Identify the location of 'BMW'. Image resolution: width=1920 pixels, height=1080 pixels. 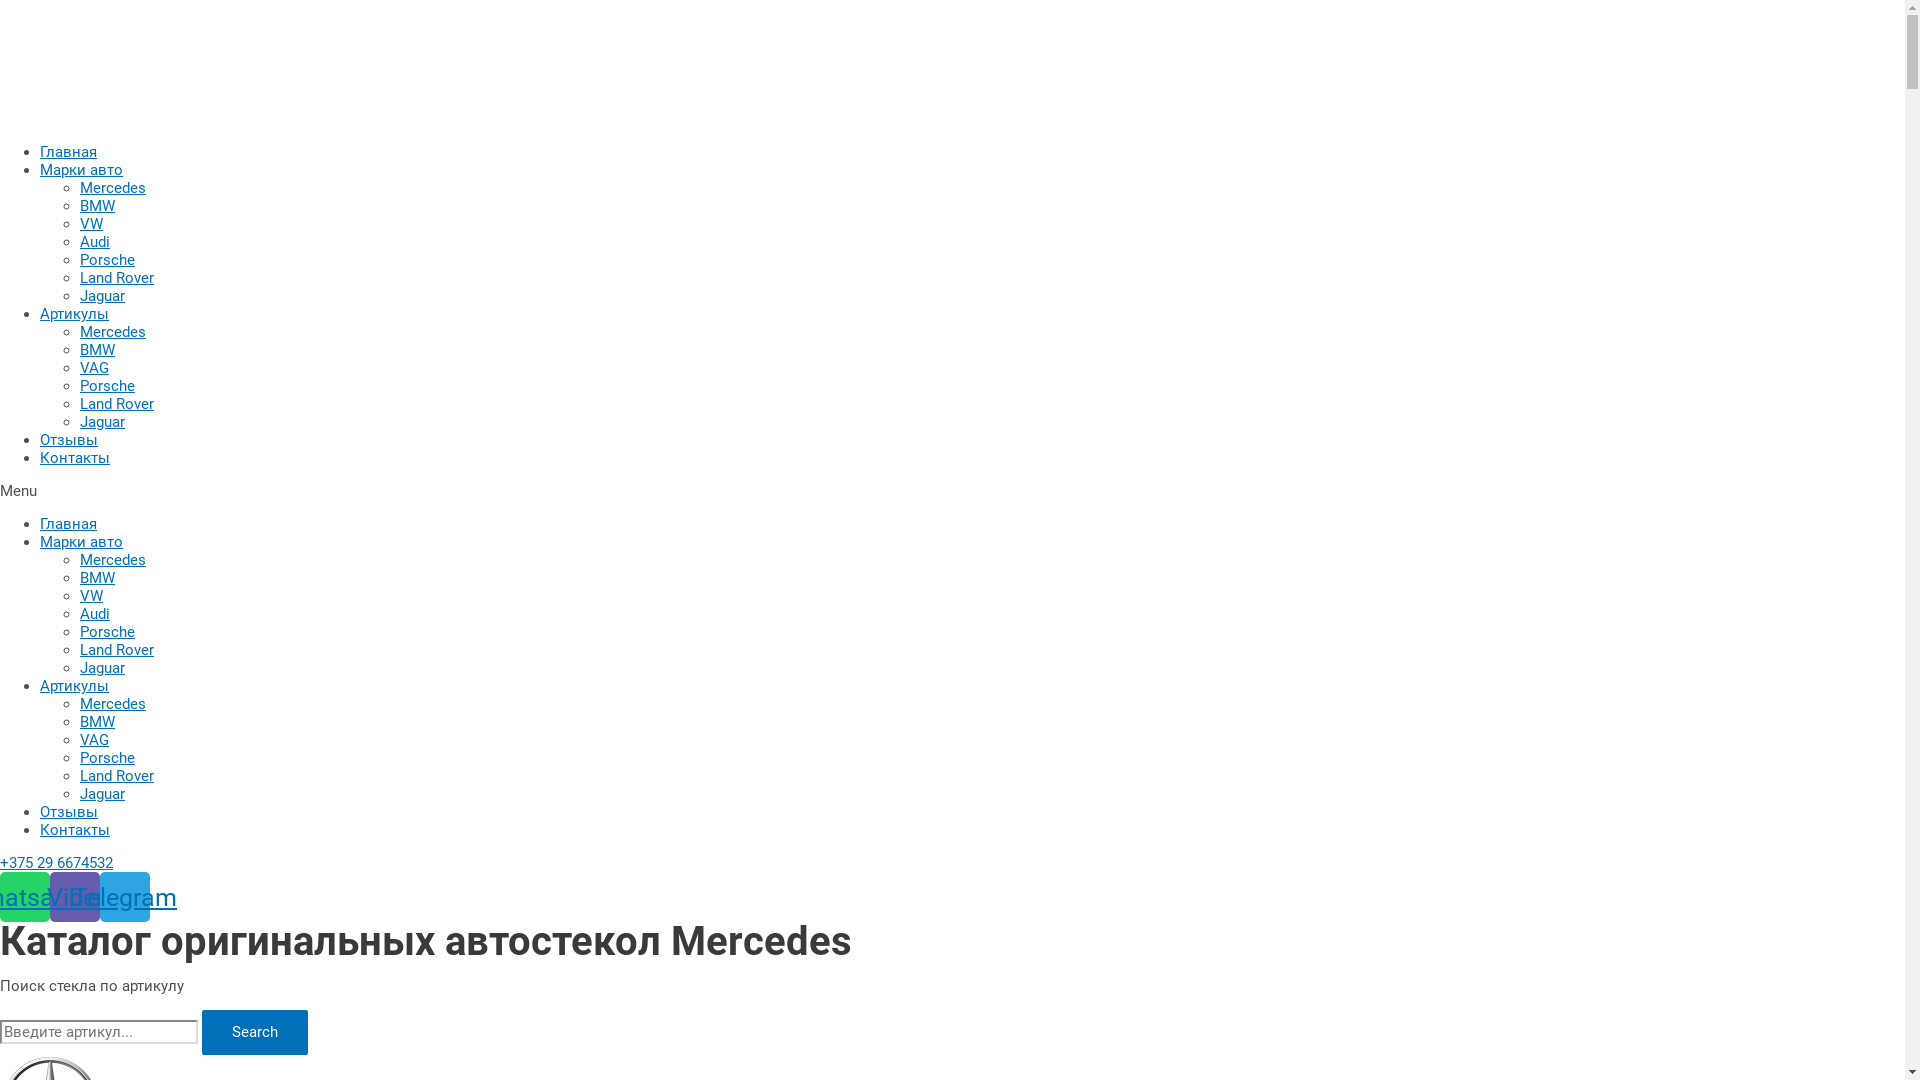
(80, 205).